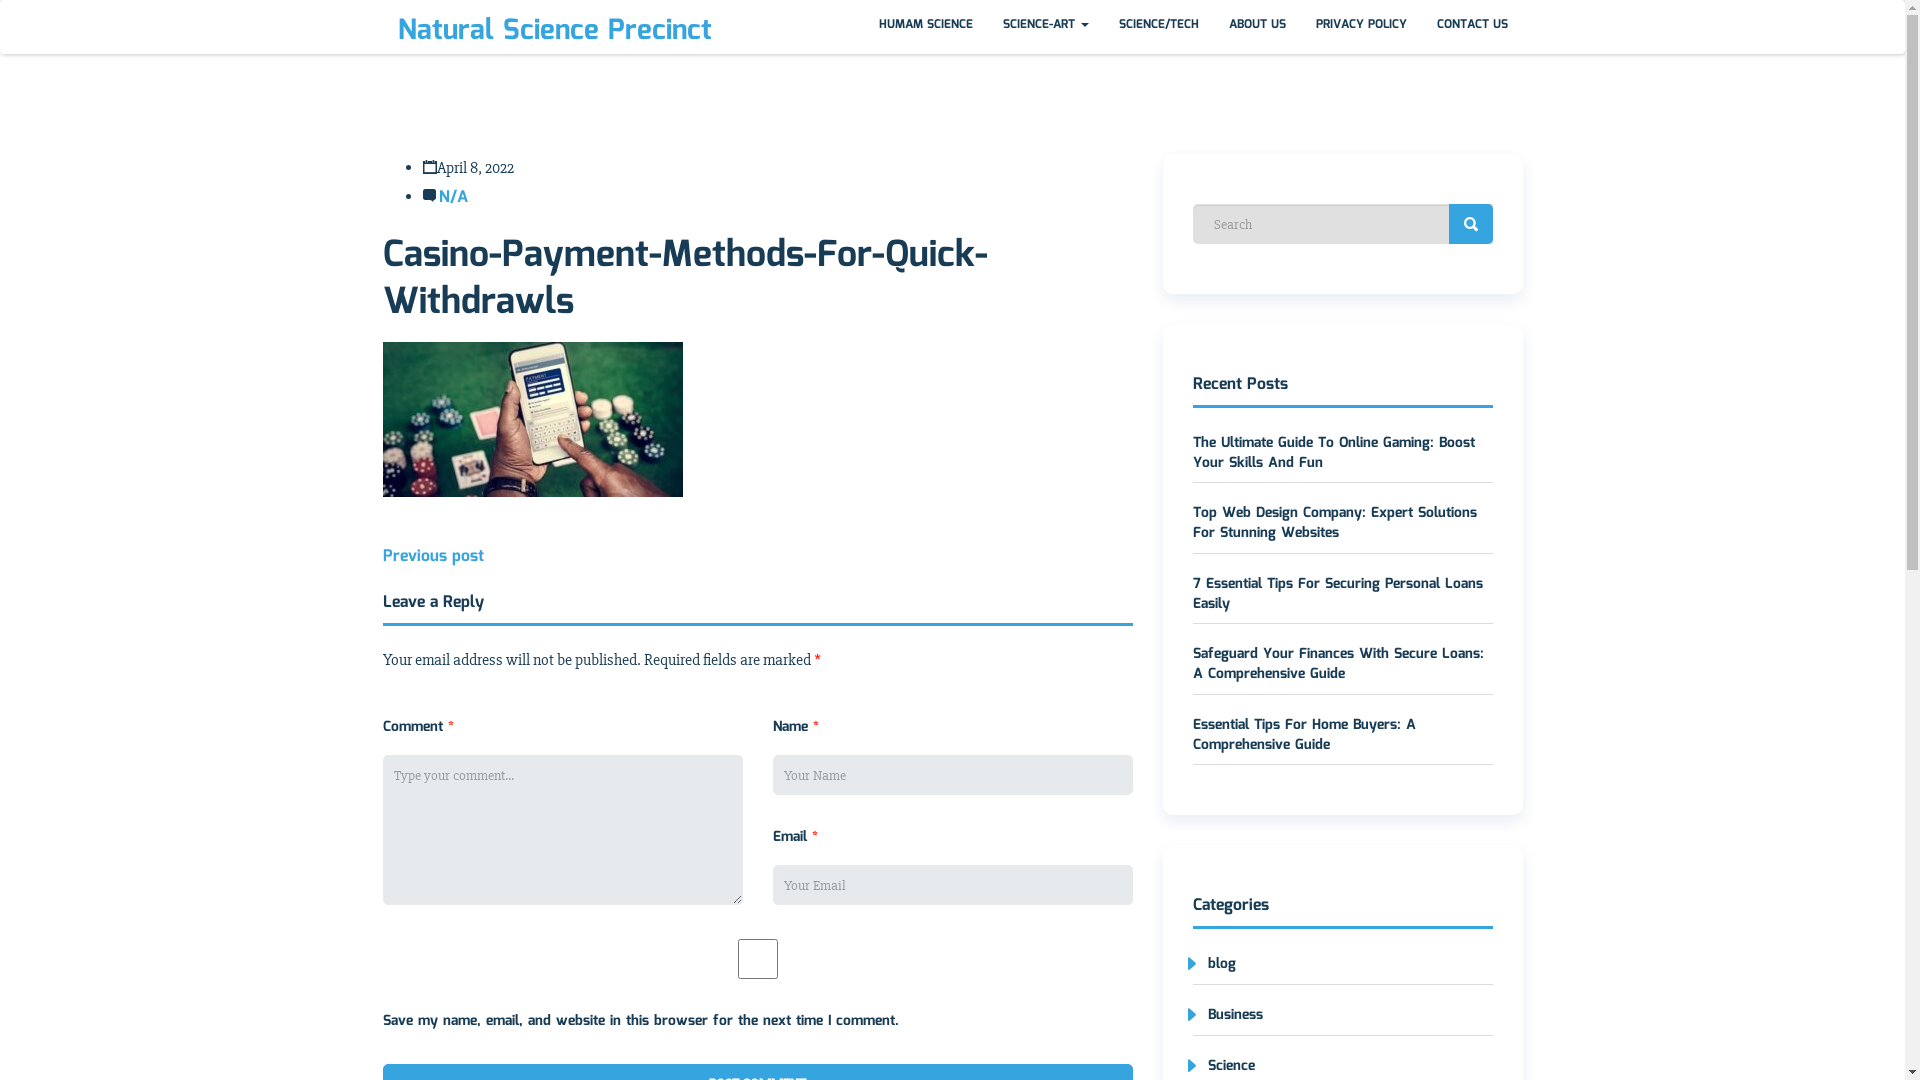 The image size is (1920, 1080). Describe the element at coordinates (1212, 963) in the screenshot. I see `'blog'` at that location.